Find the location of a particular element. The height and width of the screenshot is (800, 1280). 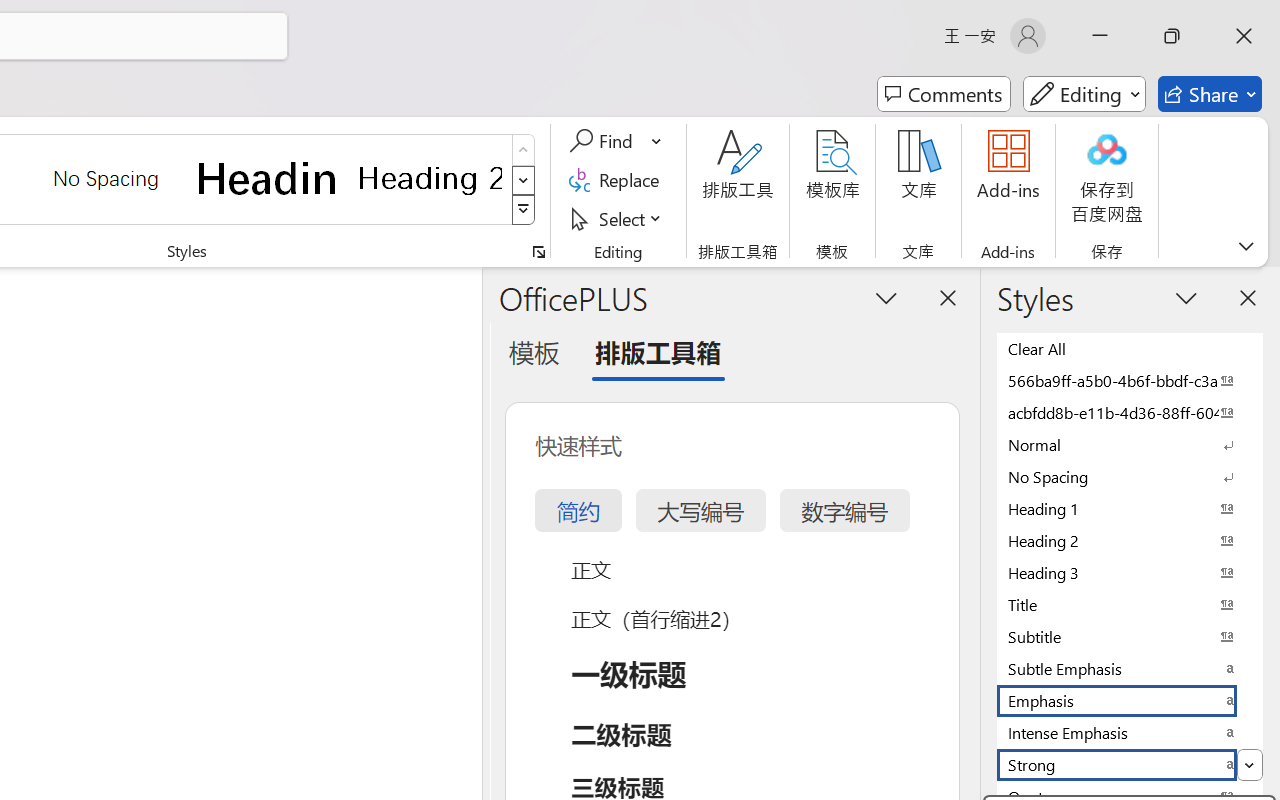

'Subtitle' is located at coordinates (1130, 635).